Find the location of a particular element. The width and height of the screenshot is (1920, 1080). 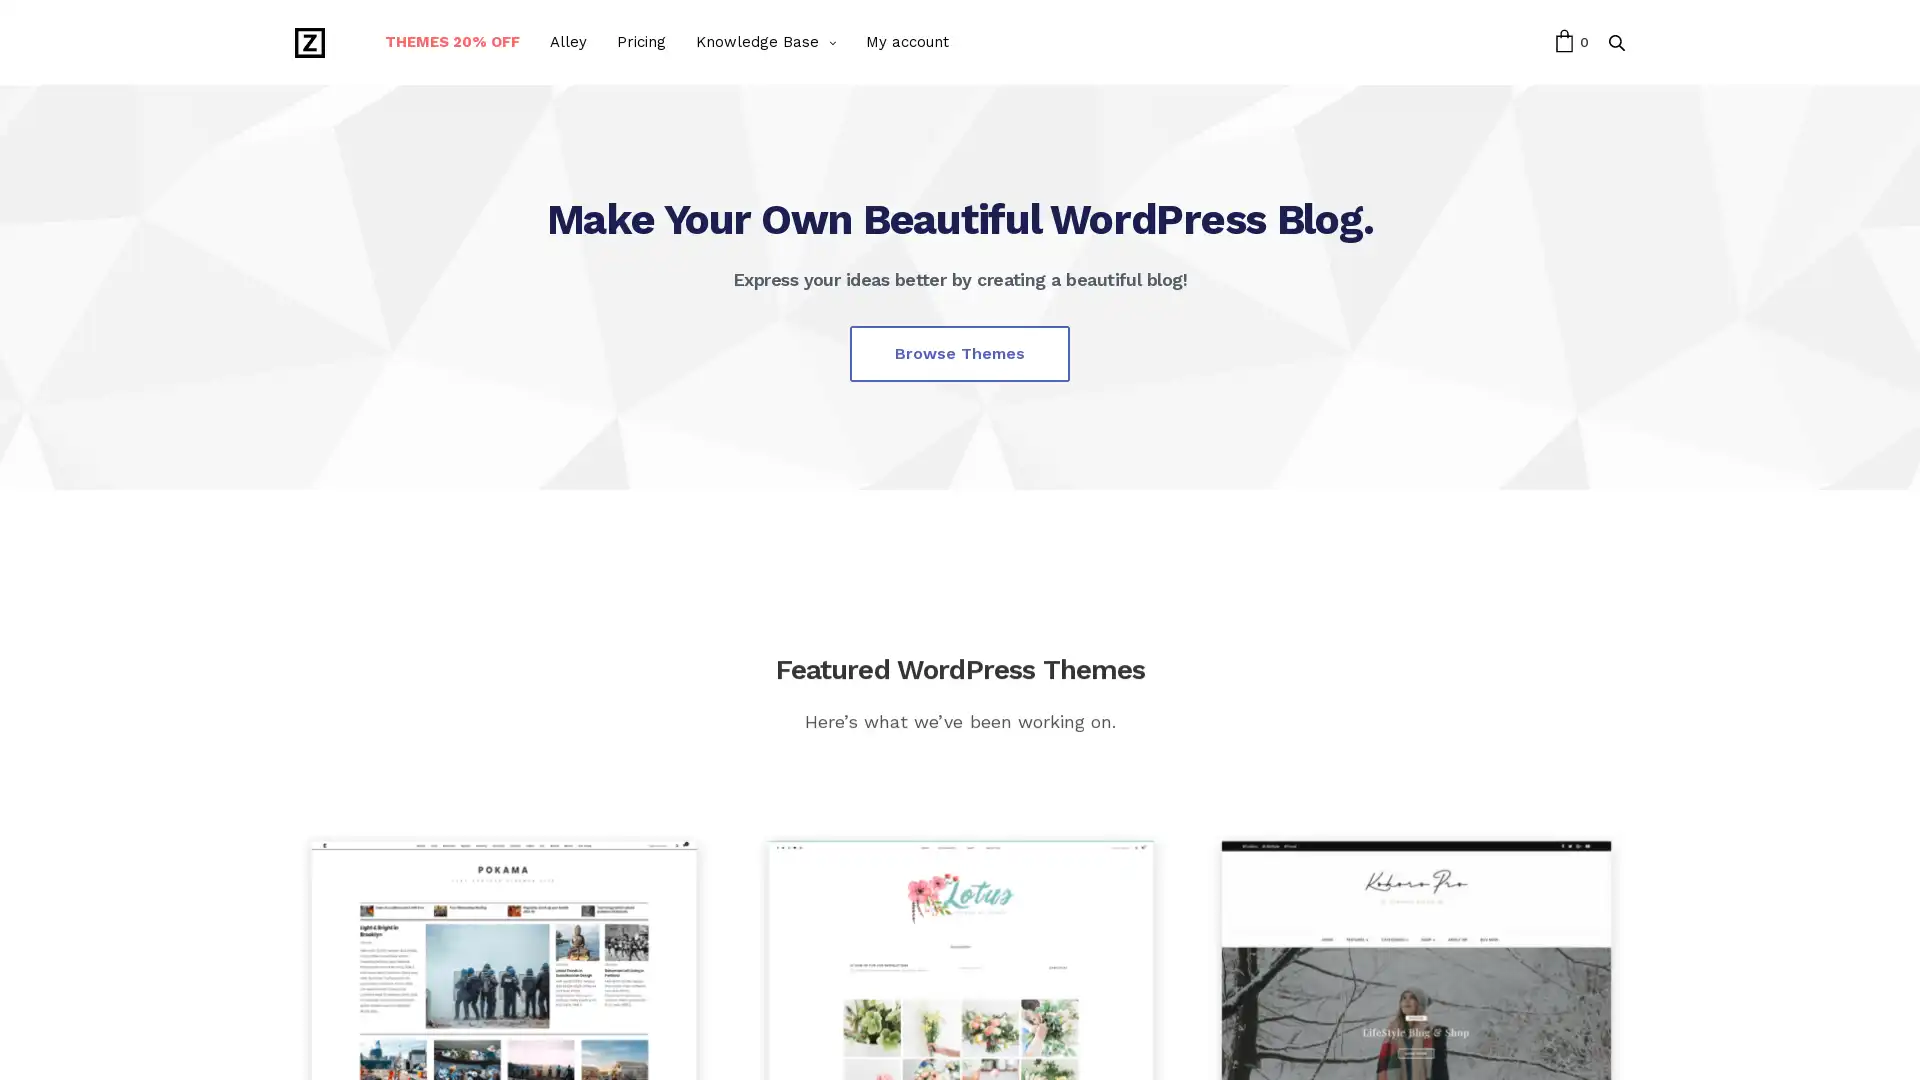

Browse Themes is located at coordinates (960, 352).